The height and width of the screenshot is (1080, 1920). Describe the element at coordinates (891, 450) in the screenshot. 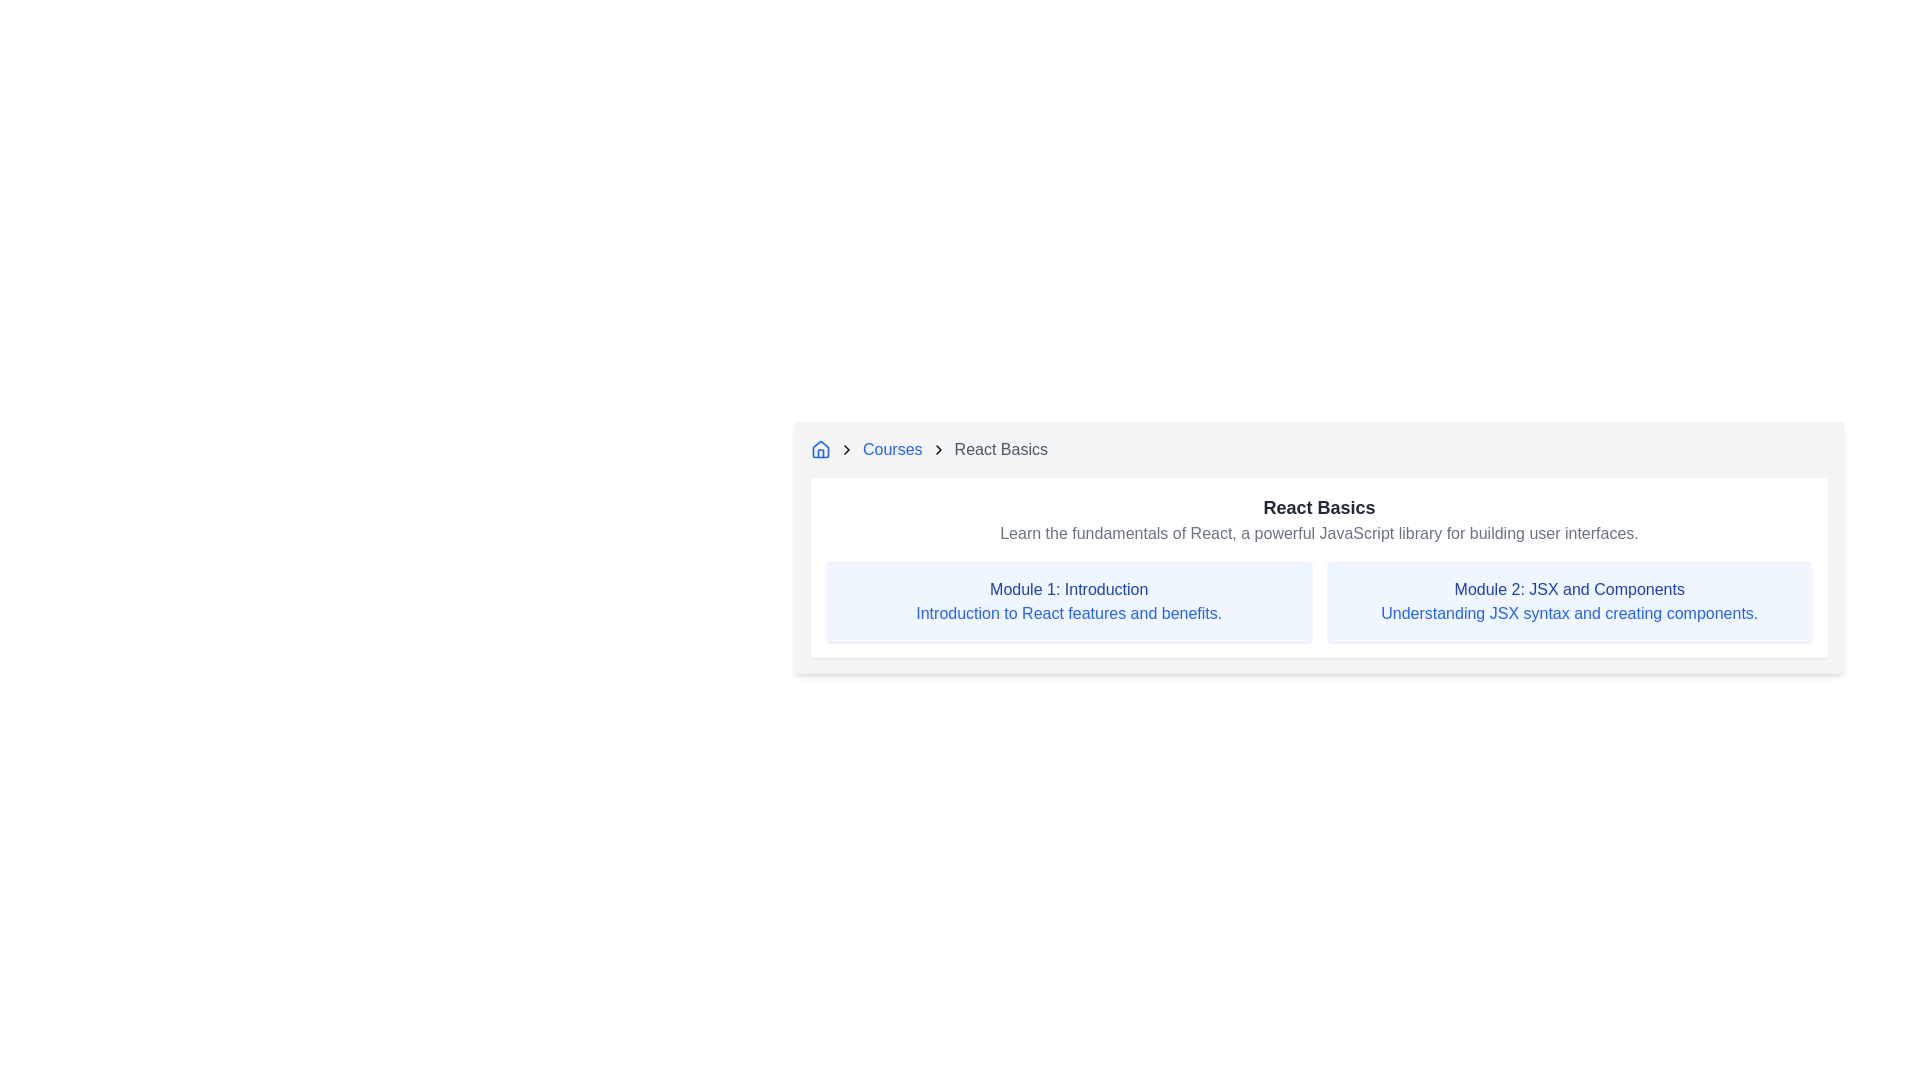

I see `the 'Courses' clickable text link, which is styled in blue and underlined on hover` at that location.